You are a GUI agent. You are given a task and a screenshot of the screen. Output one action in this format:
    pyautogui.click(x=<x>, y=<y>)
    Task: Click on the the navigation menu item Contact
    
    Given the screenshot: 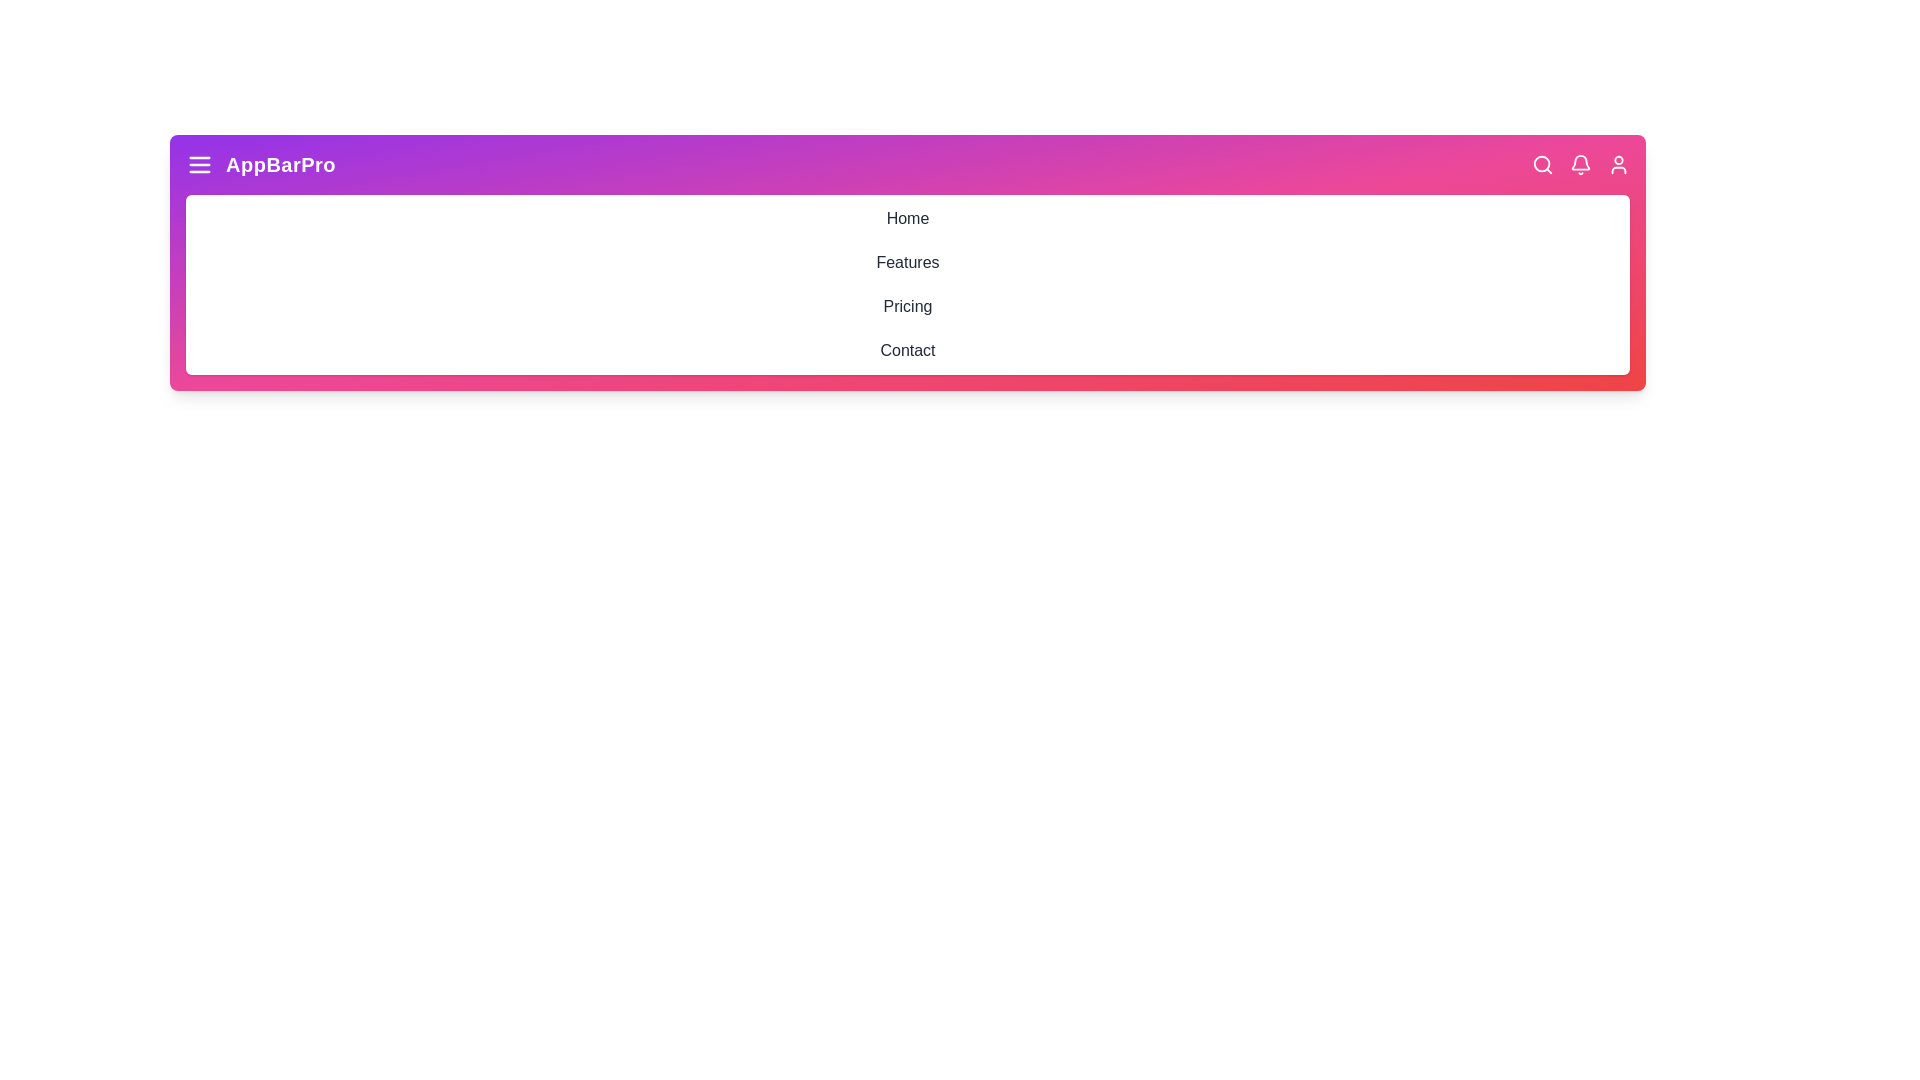 What is the action you would take?
    pyautogui.click(x=906, y=350)
    